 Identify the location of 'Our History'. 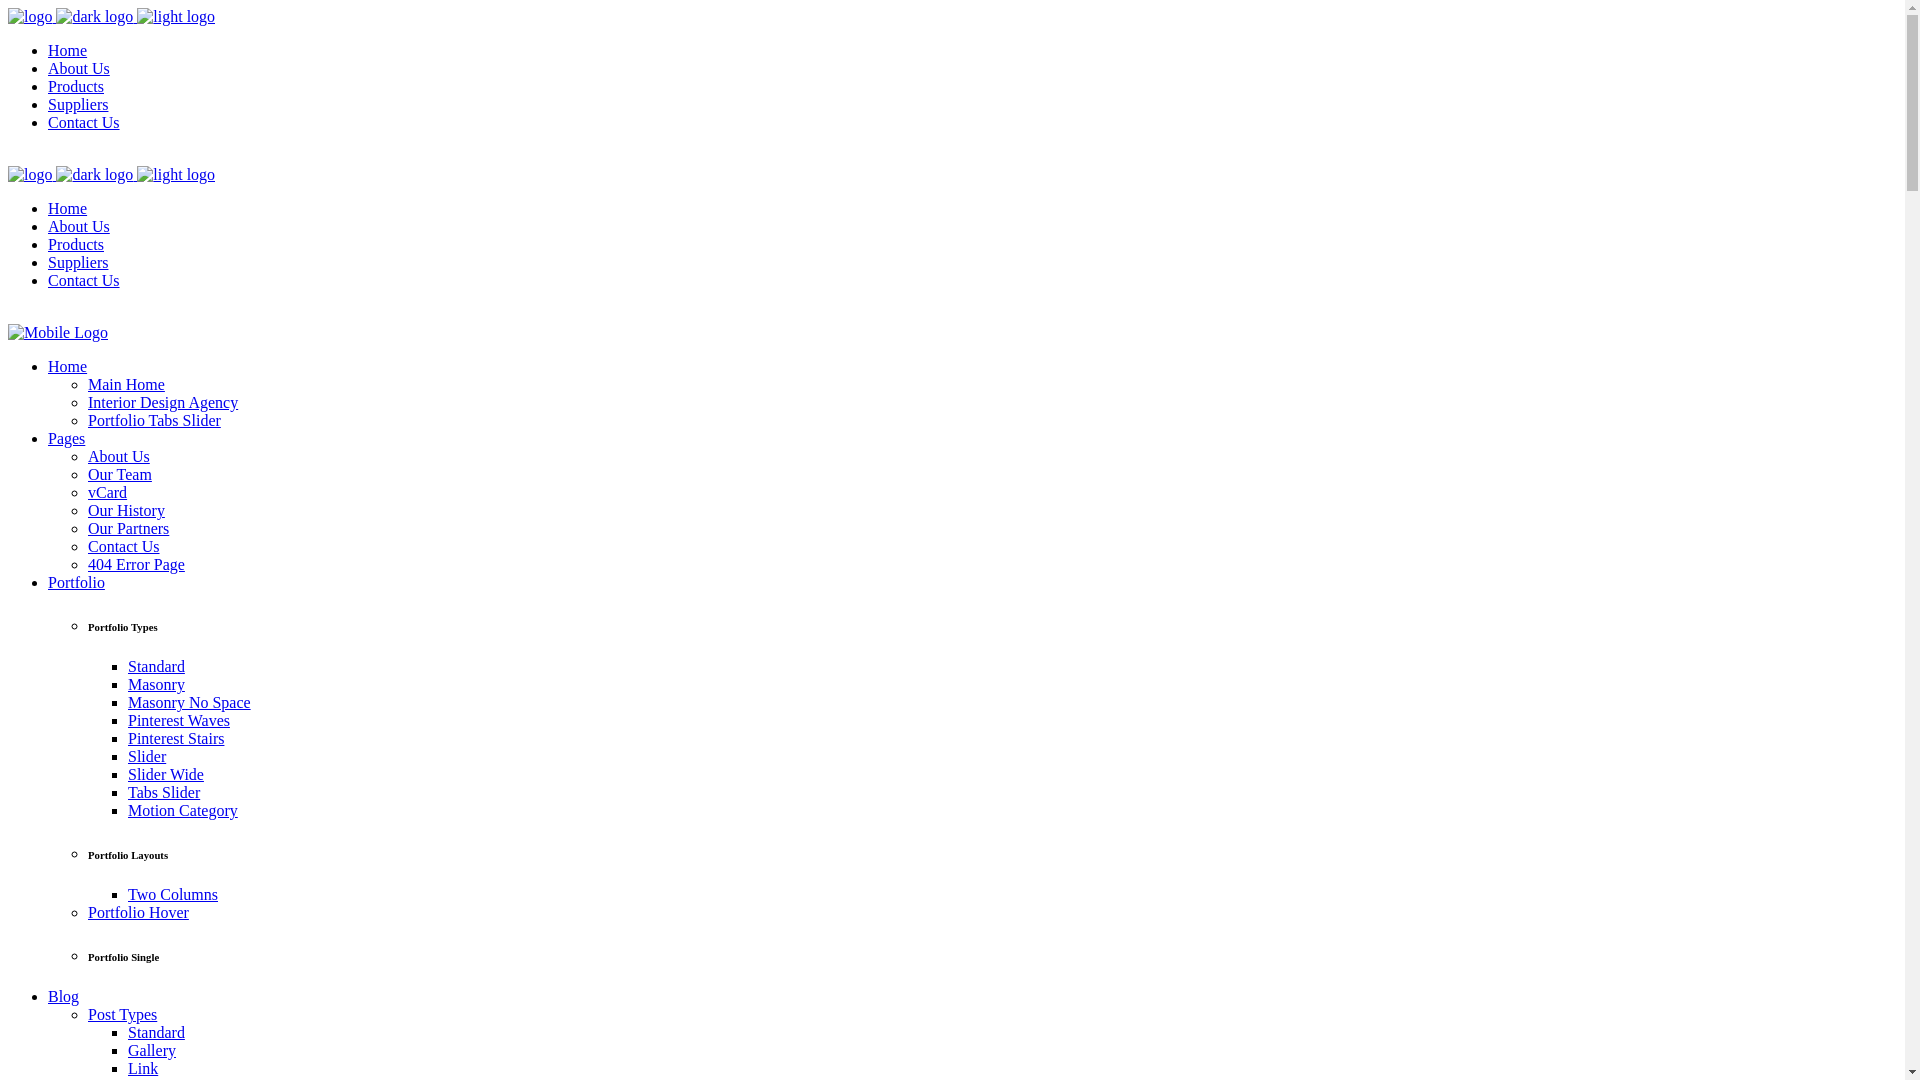
(86, 509).